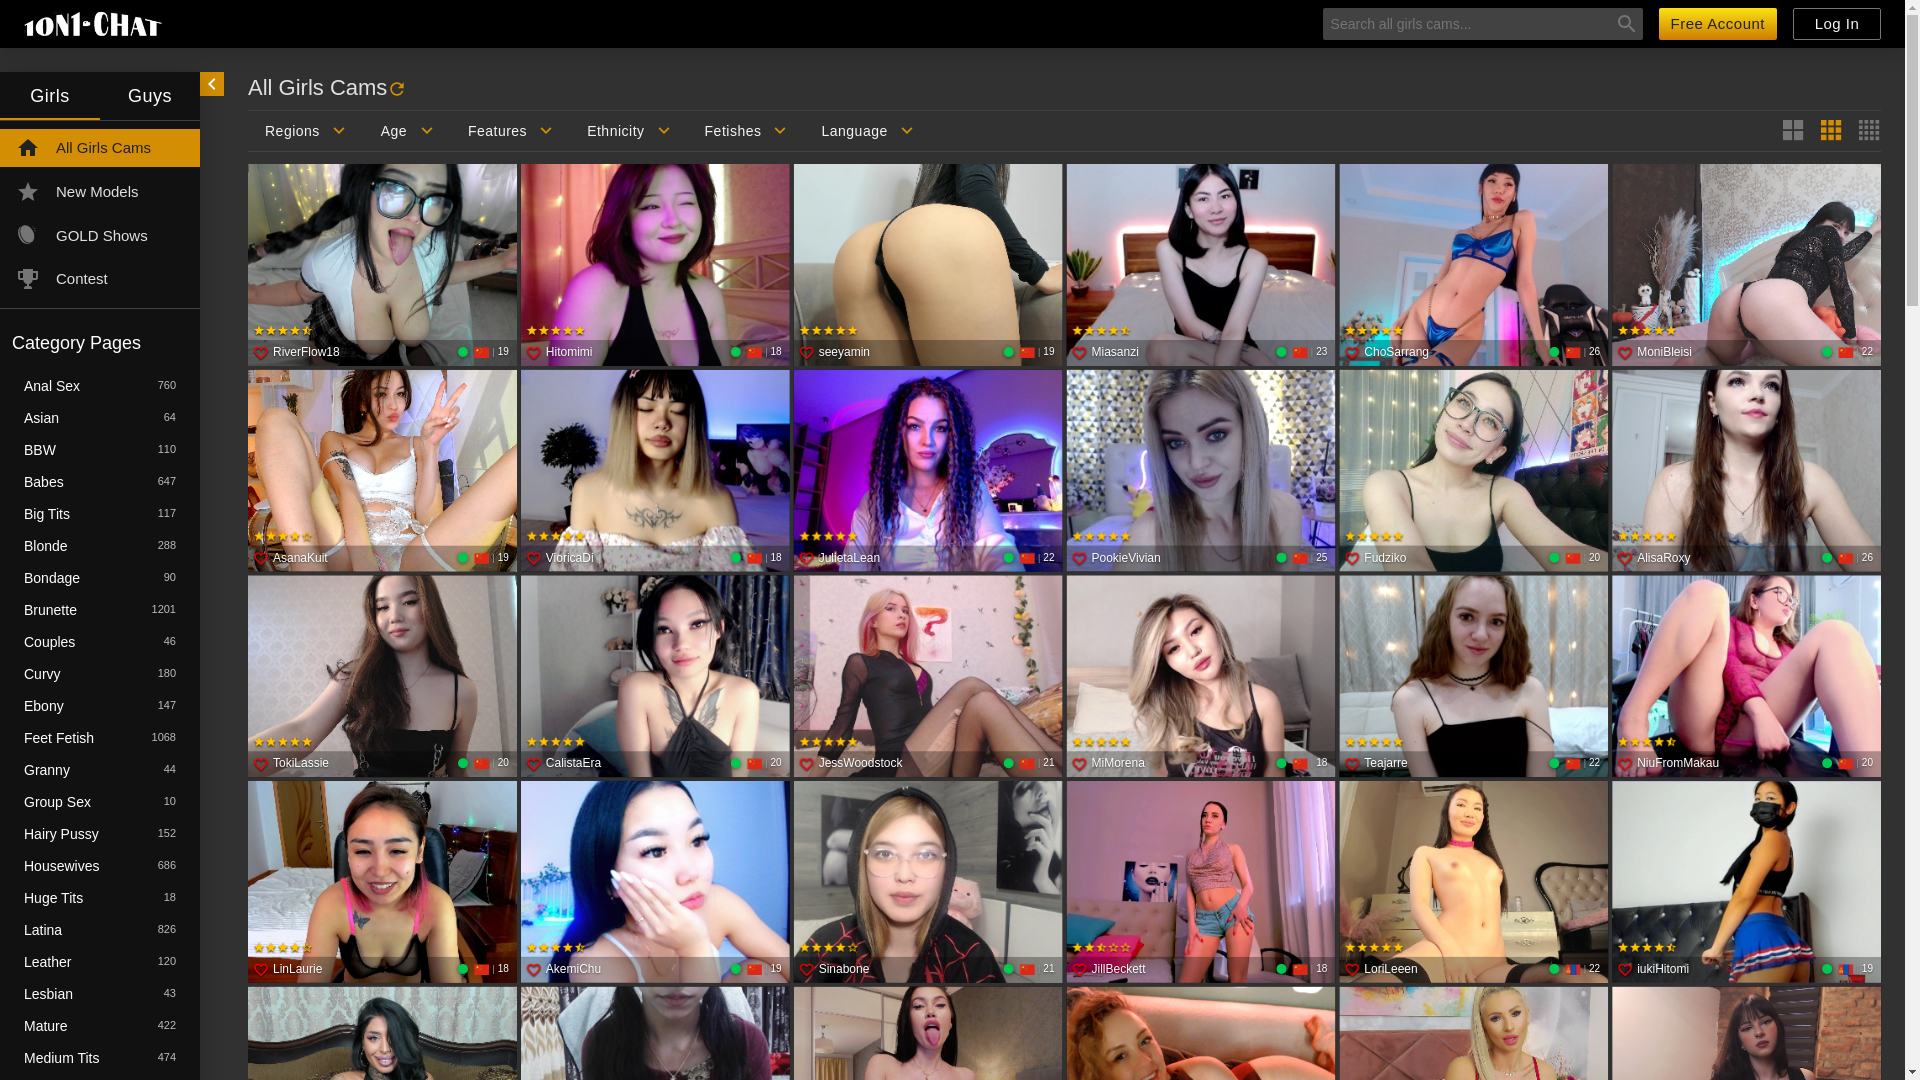 The image size is (1920, 1080). What do you see at coordinates (49, 96) in the screenshot?
I see `'Girls'` at bounding box center [49, 96].